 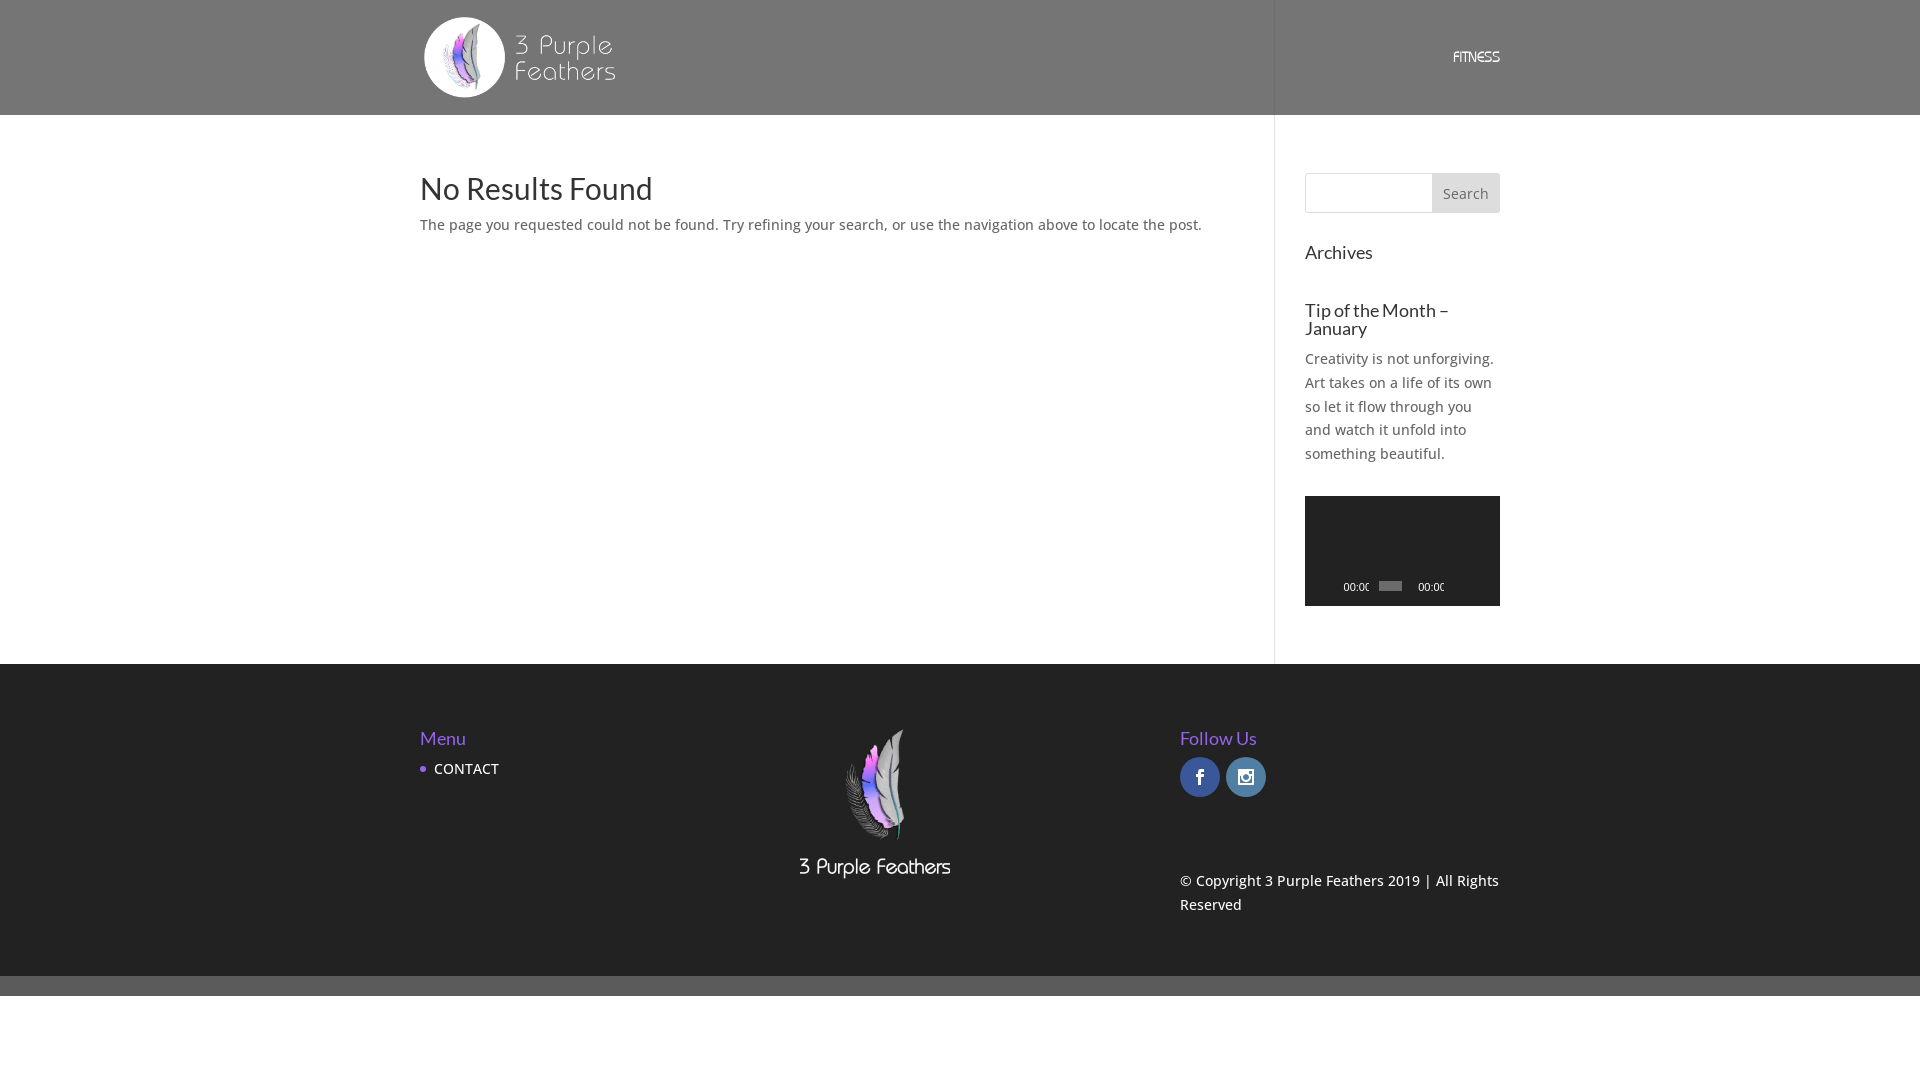 What do you see at coordinates (1483, 585) in the screenshot?
I see `'Fullscreen'` at bounding box center [1483, 585].